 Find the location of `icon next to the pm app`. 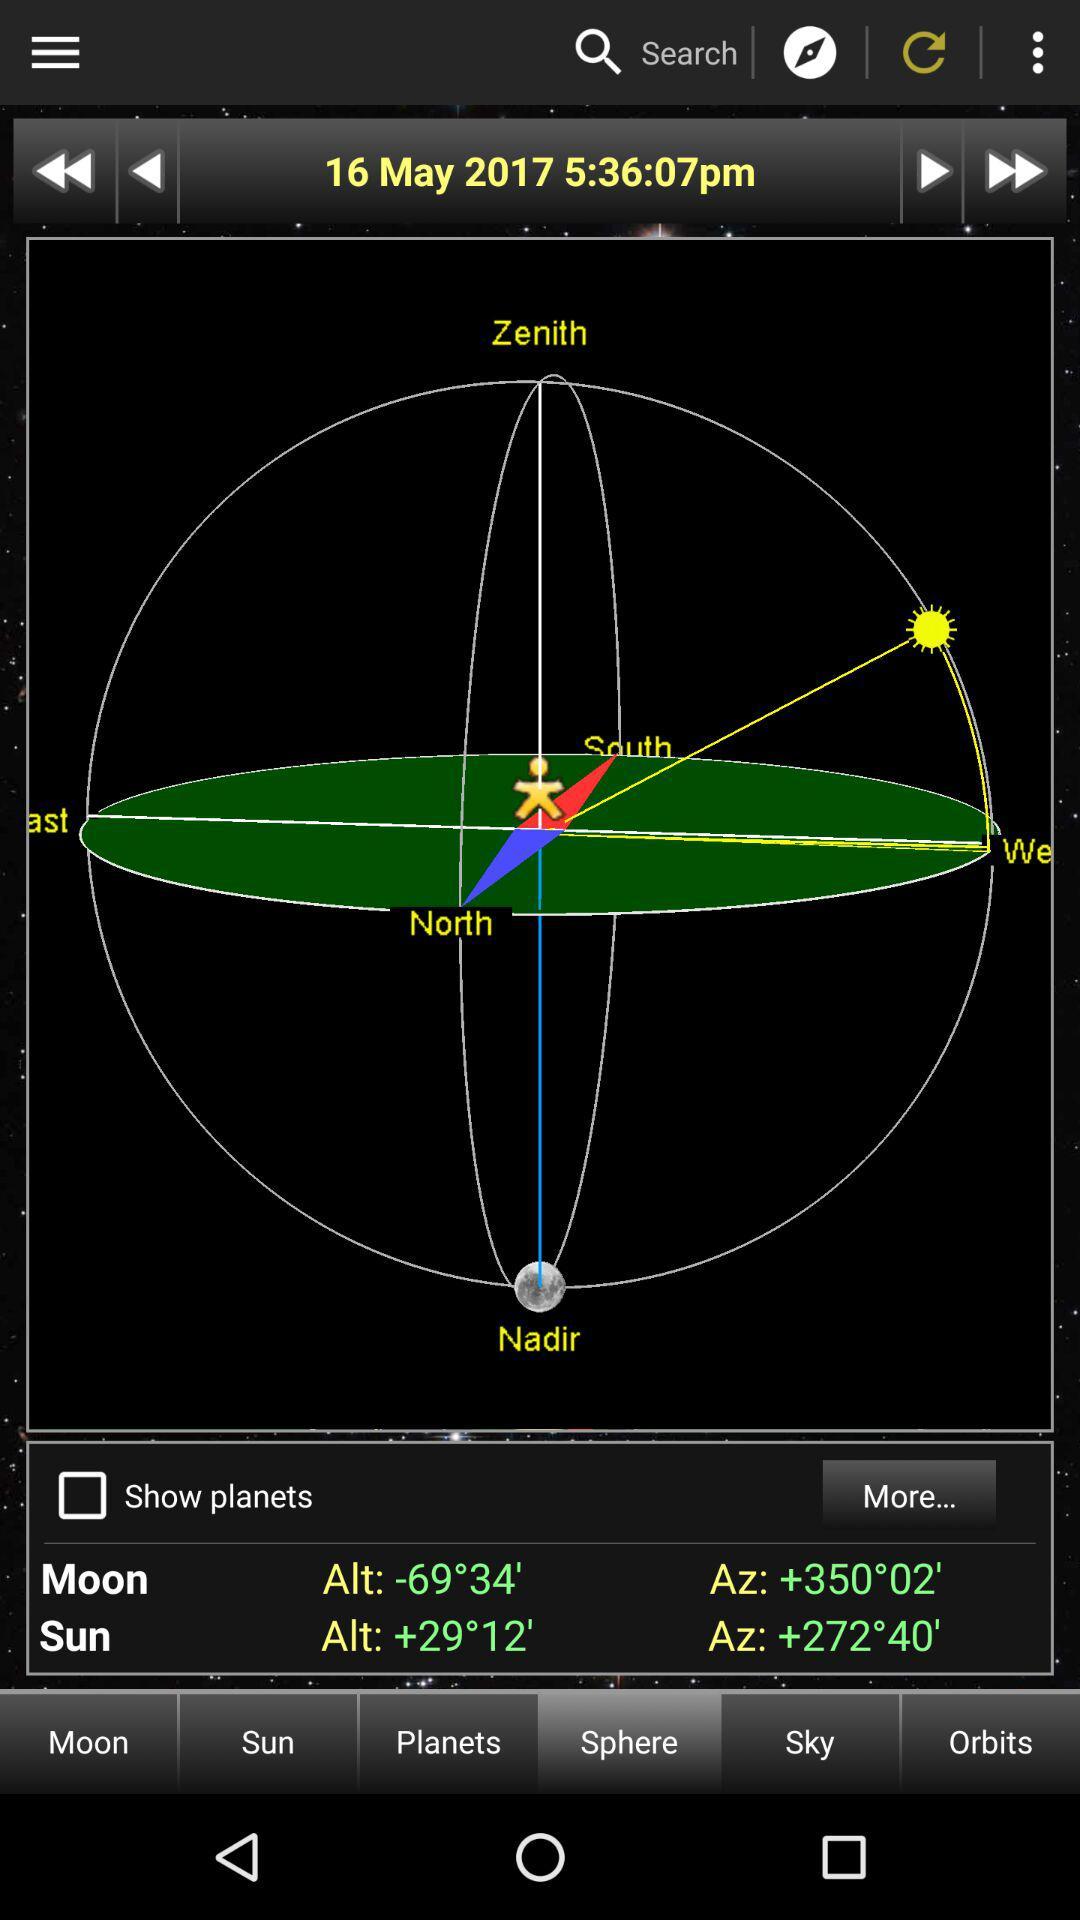

icon next to the pm app is located at coordinates (631, 171).